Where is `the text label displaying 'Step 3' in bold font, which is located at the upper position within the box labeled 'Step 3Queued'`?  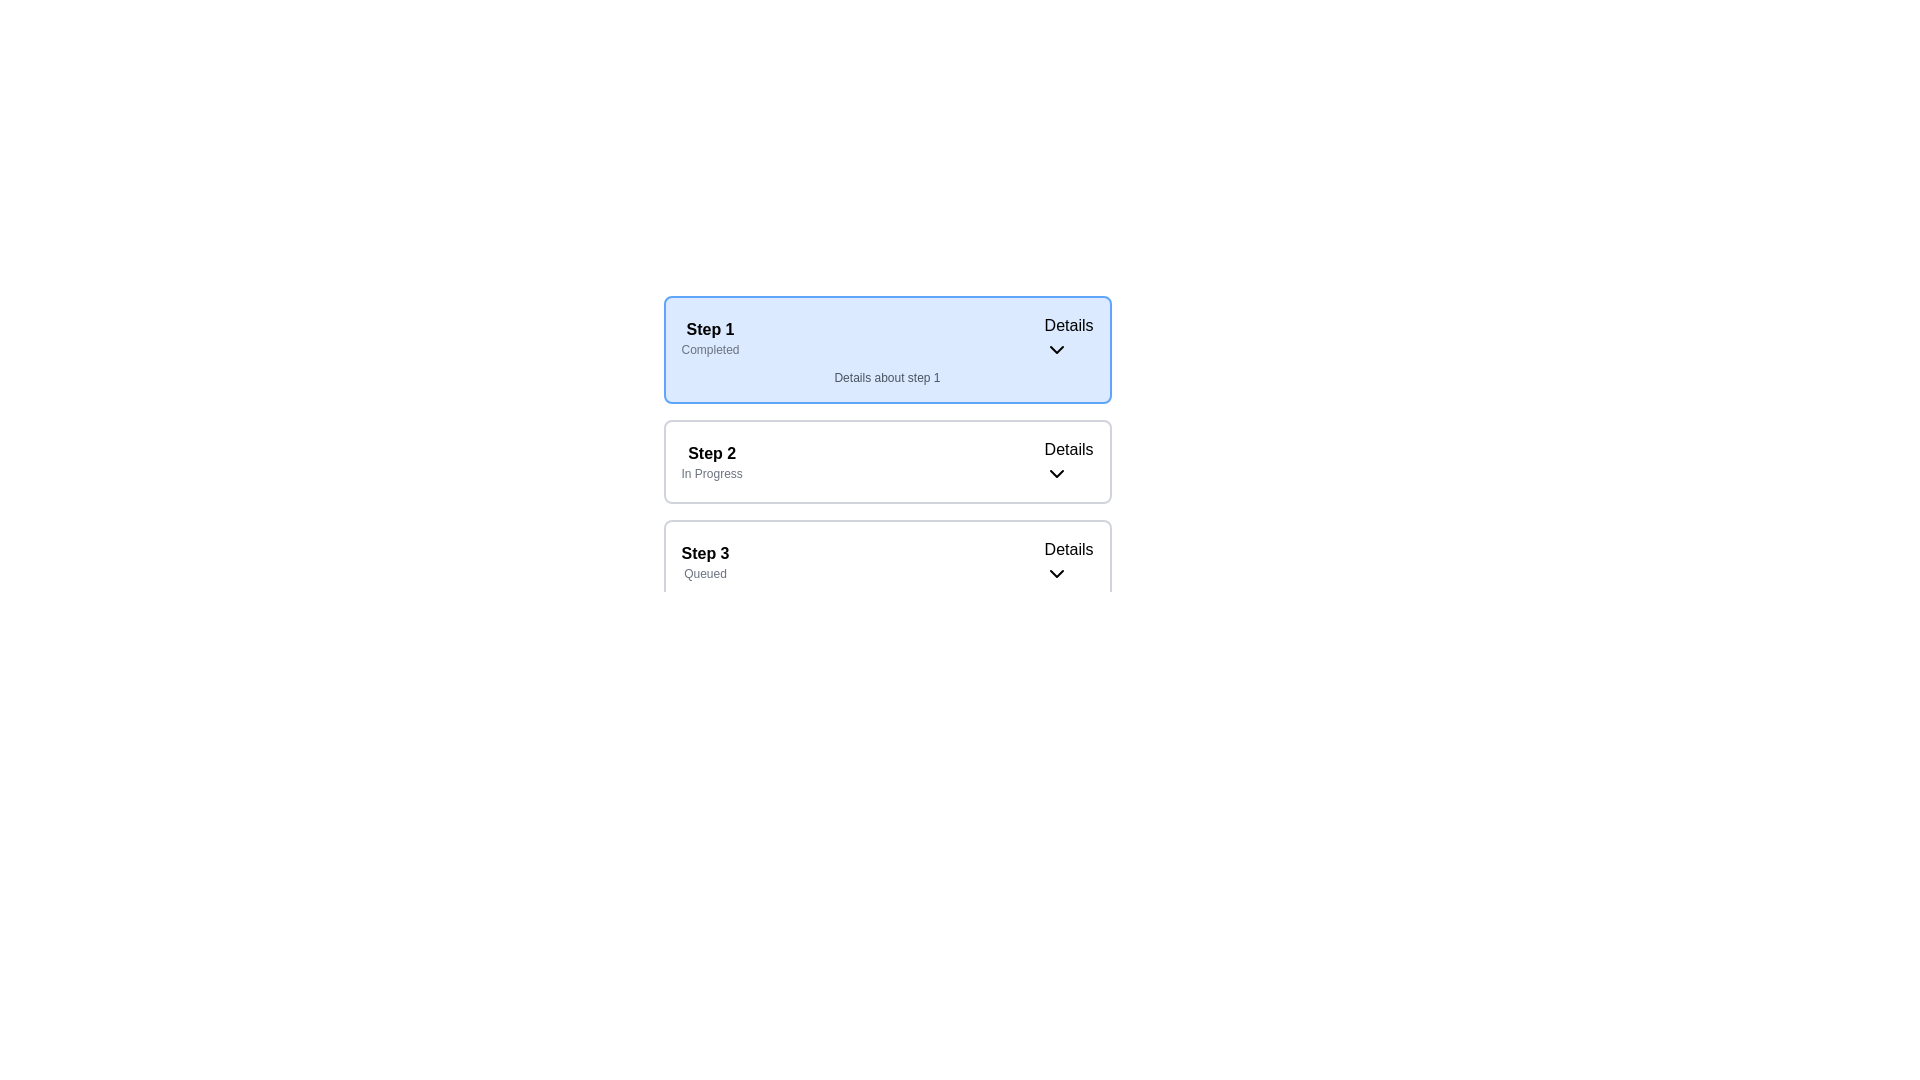
the text label displaying 'Step 3' in bold font, which is located at the upper position within the box labeled 'Step 3Queued' is located at coordinates (705, 554).